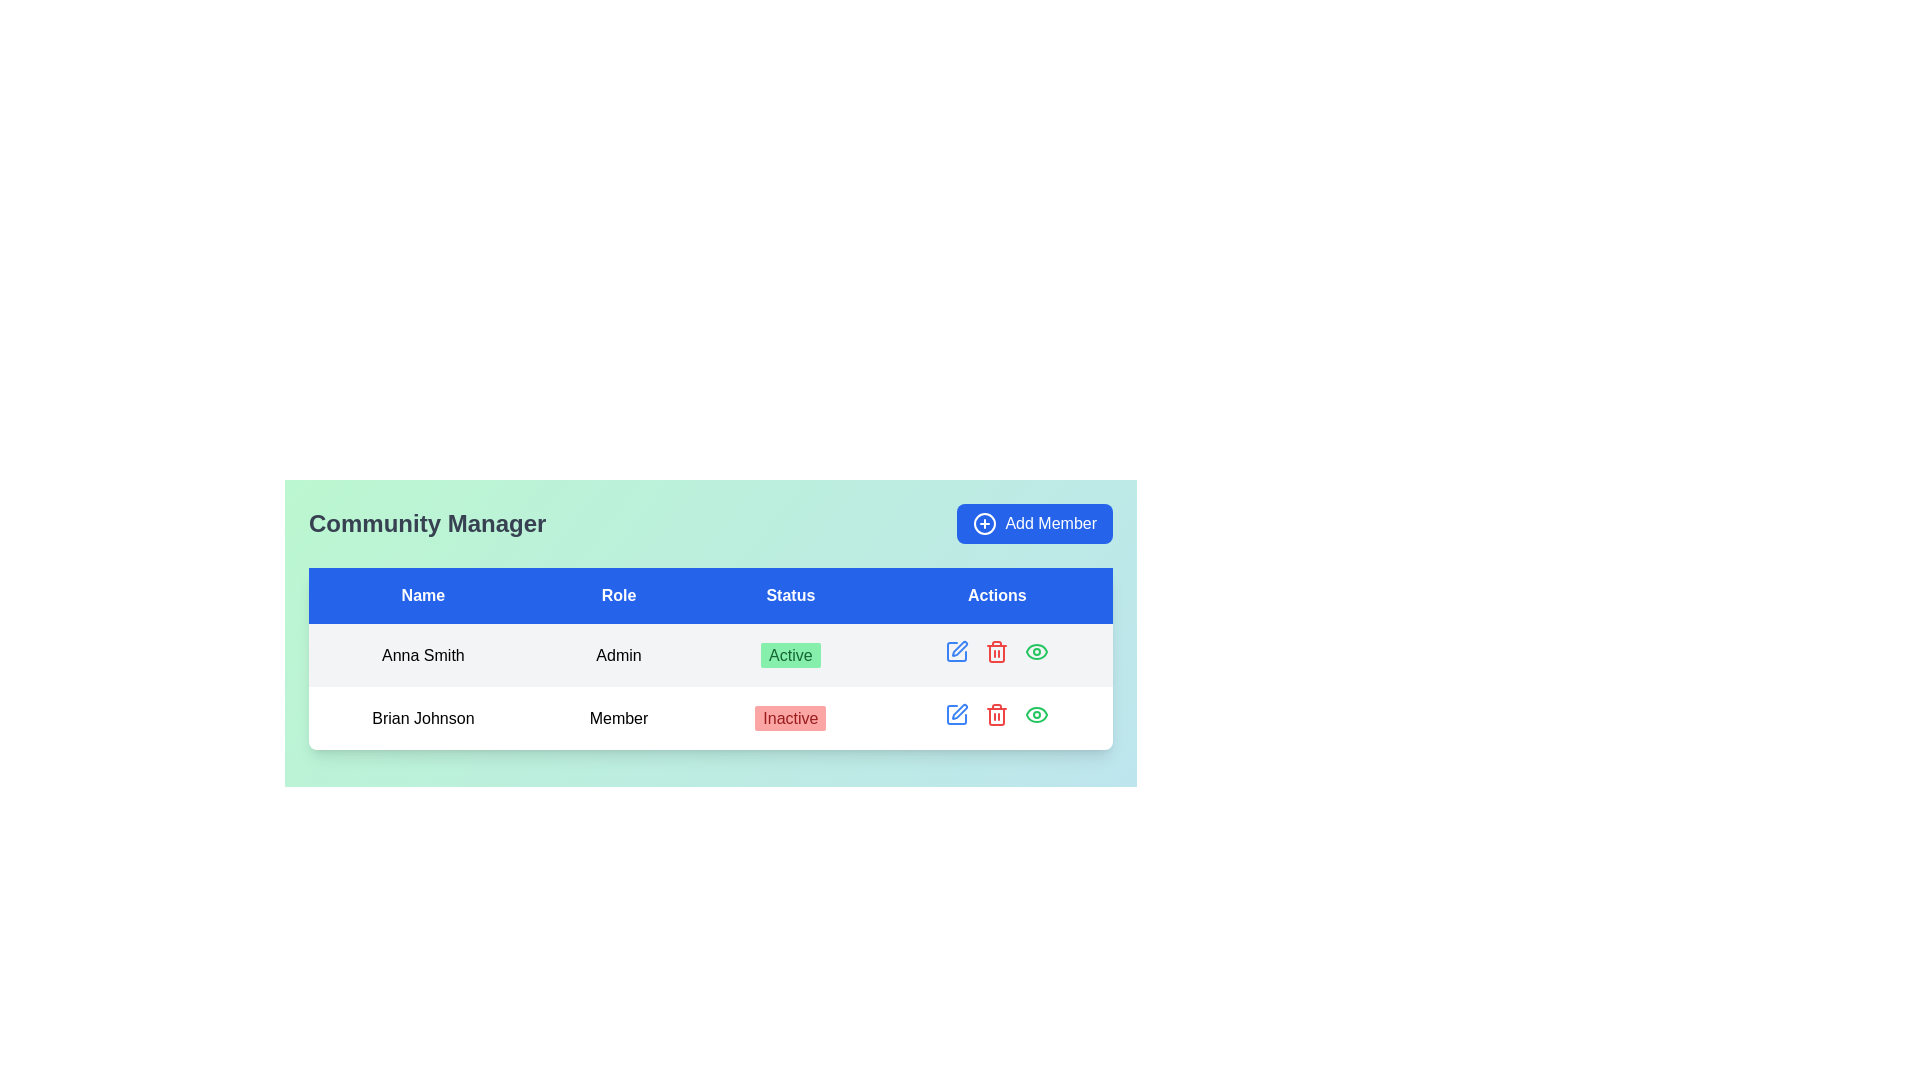  I want to click on the central vertical portion of the trash bin icon in the 'Actions' column for user 'Brian Johnson', so click(997, 654).